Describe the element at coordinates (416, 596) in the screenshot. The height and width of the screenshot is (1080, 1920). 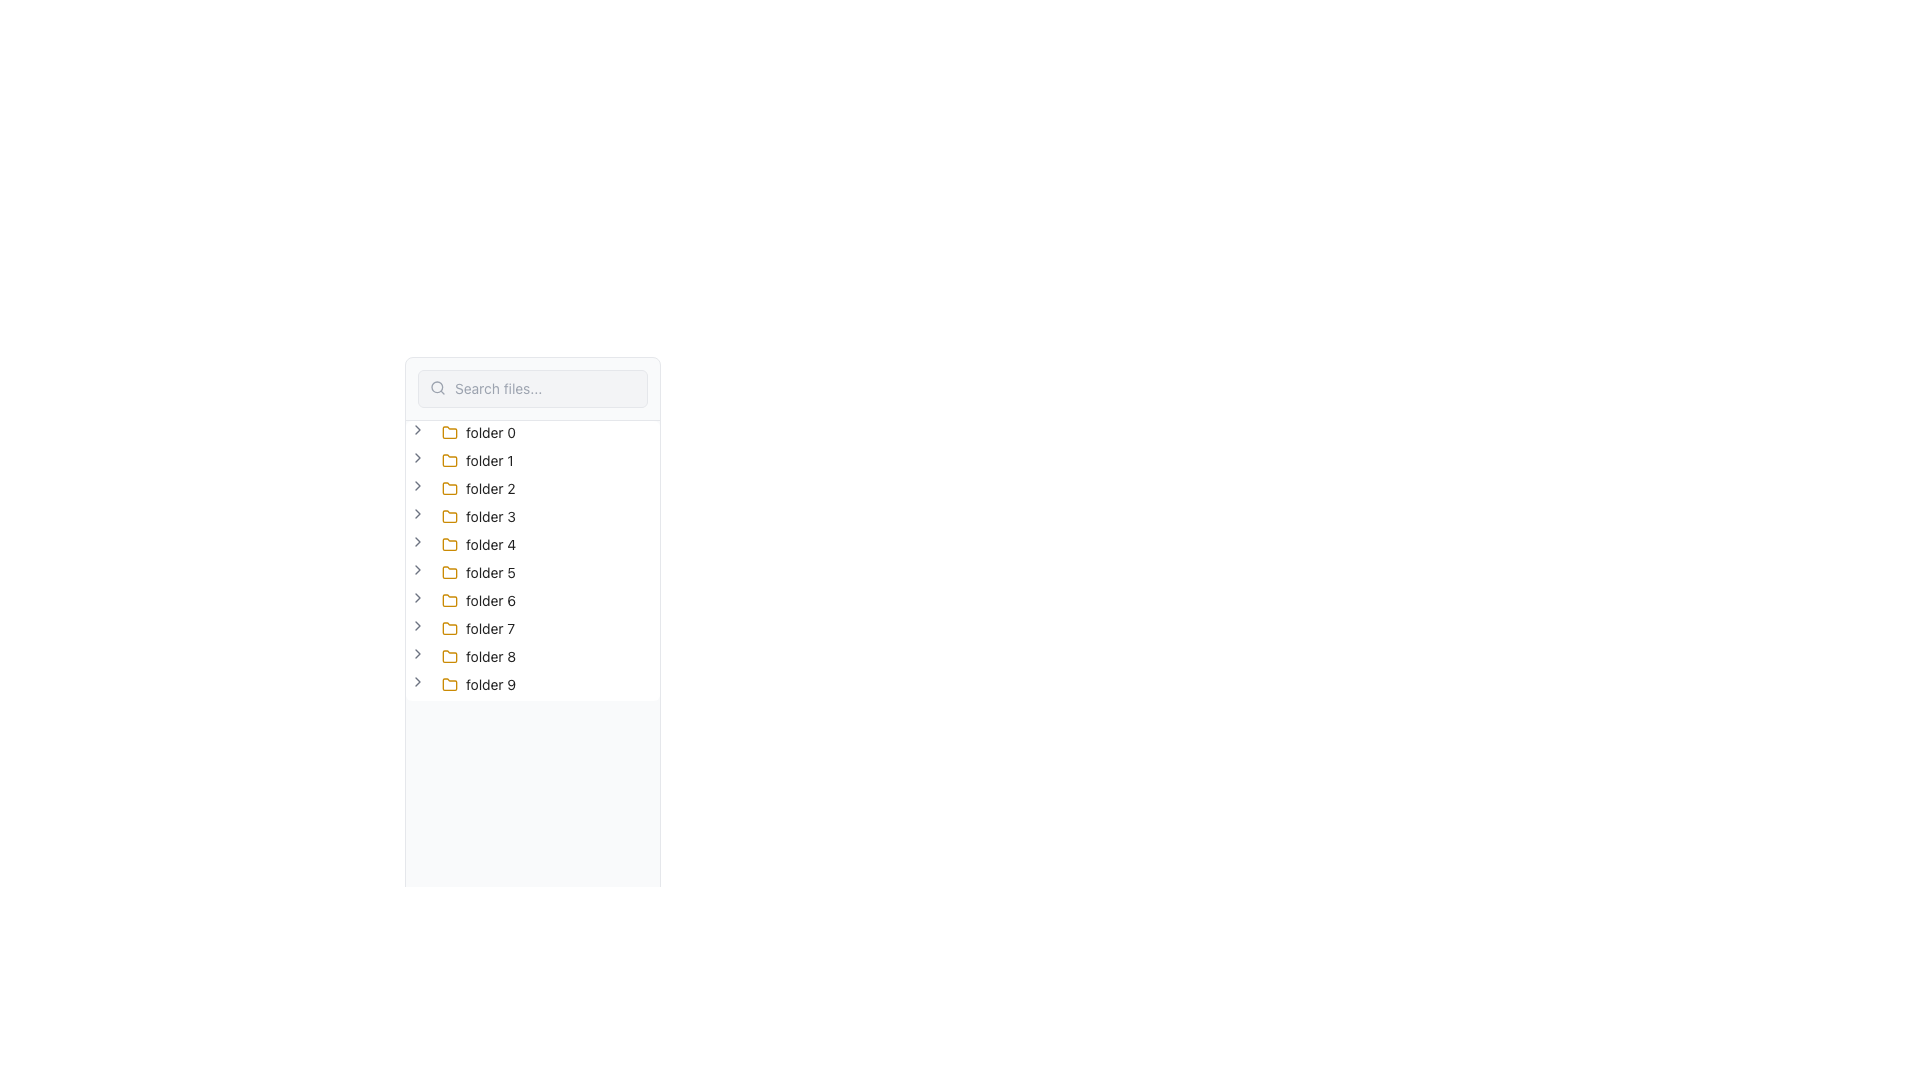
I see `the rightward-pointing chevron icon button associated with 'folder 6' to trigger a visual state change` at that location.